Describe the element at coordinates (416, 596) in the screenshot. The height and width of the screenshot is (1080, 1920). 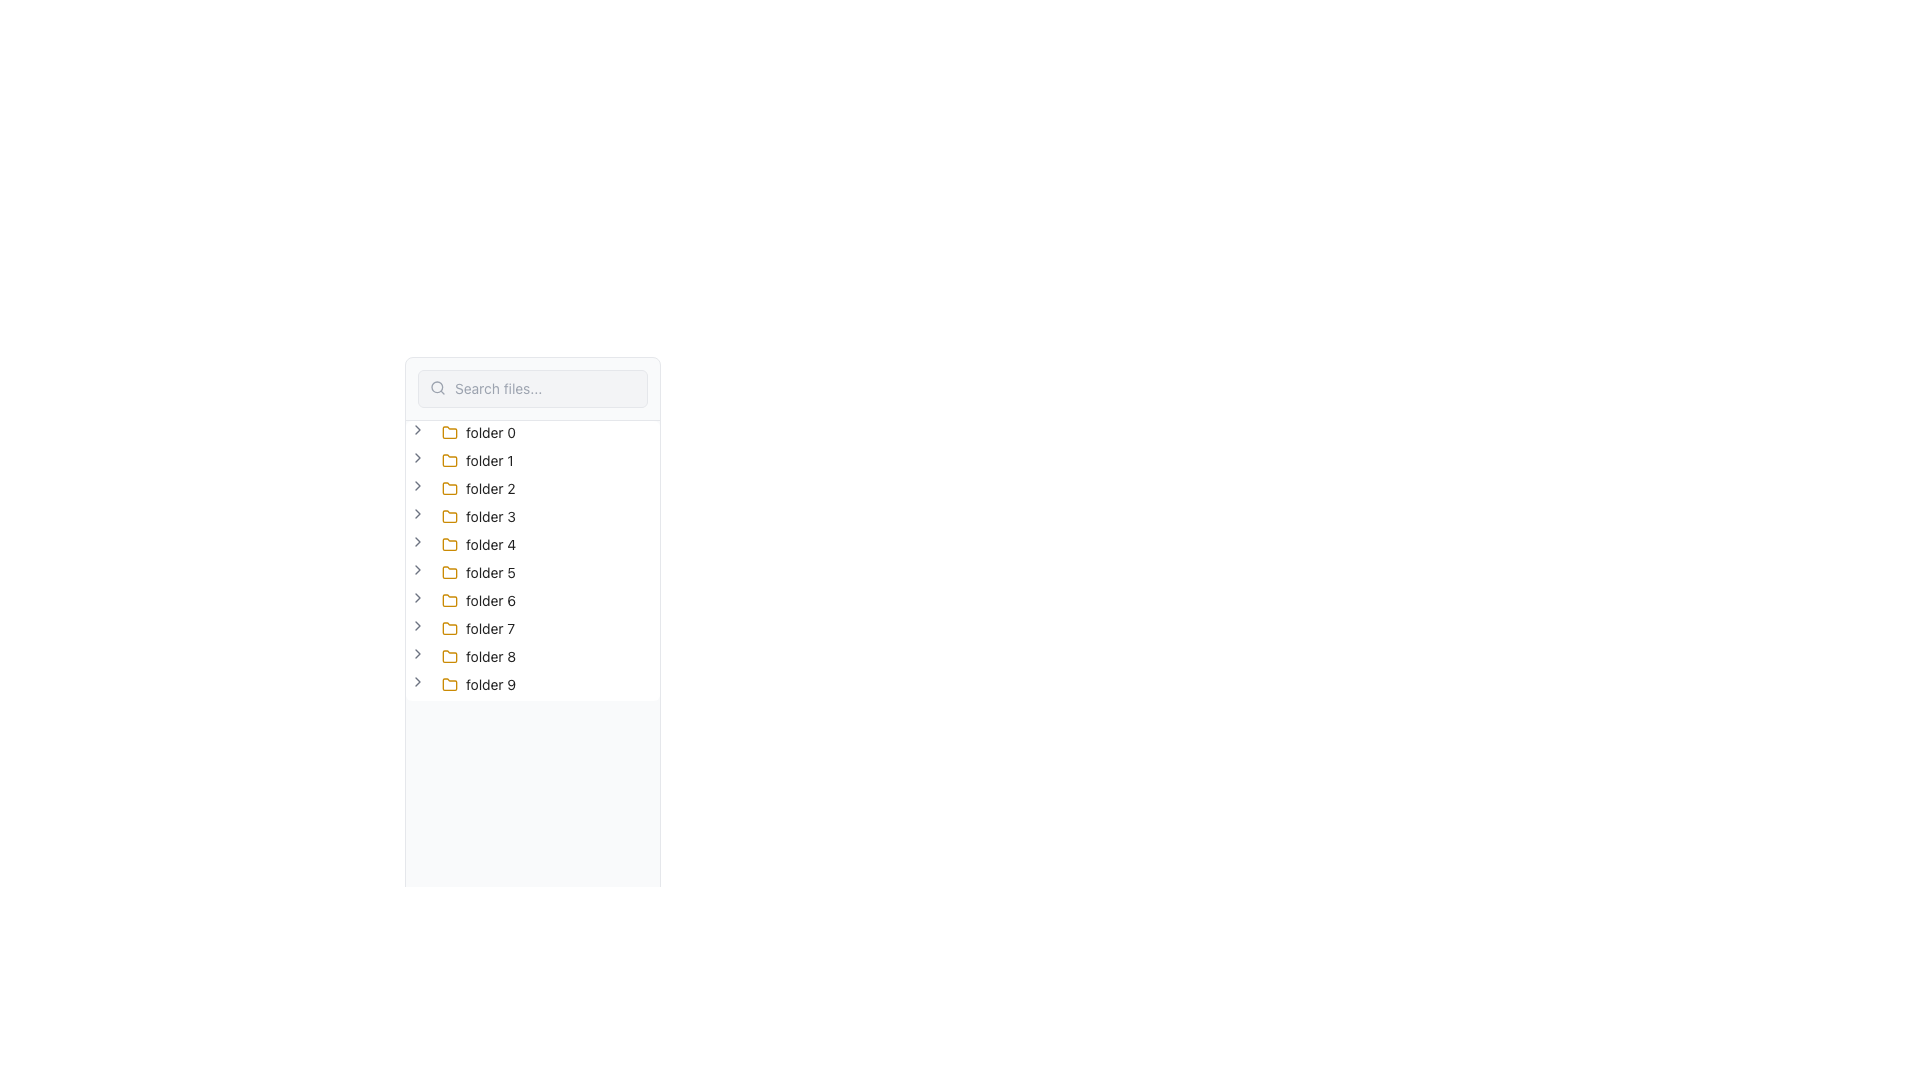
I see `the rightward-pointing chevron icon button associated with 'folder 6' to trigger a visual state change` at that location.